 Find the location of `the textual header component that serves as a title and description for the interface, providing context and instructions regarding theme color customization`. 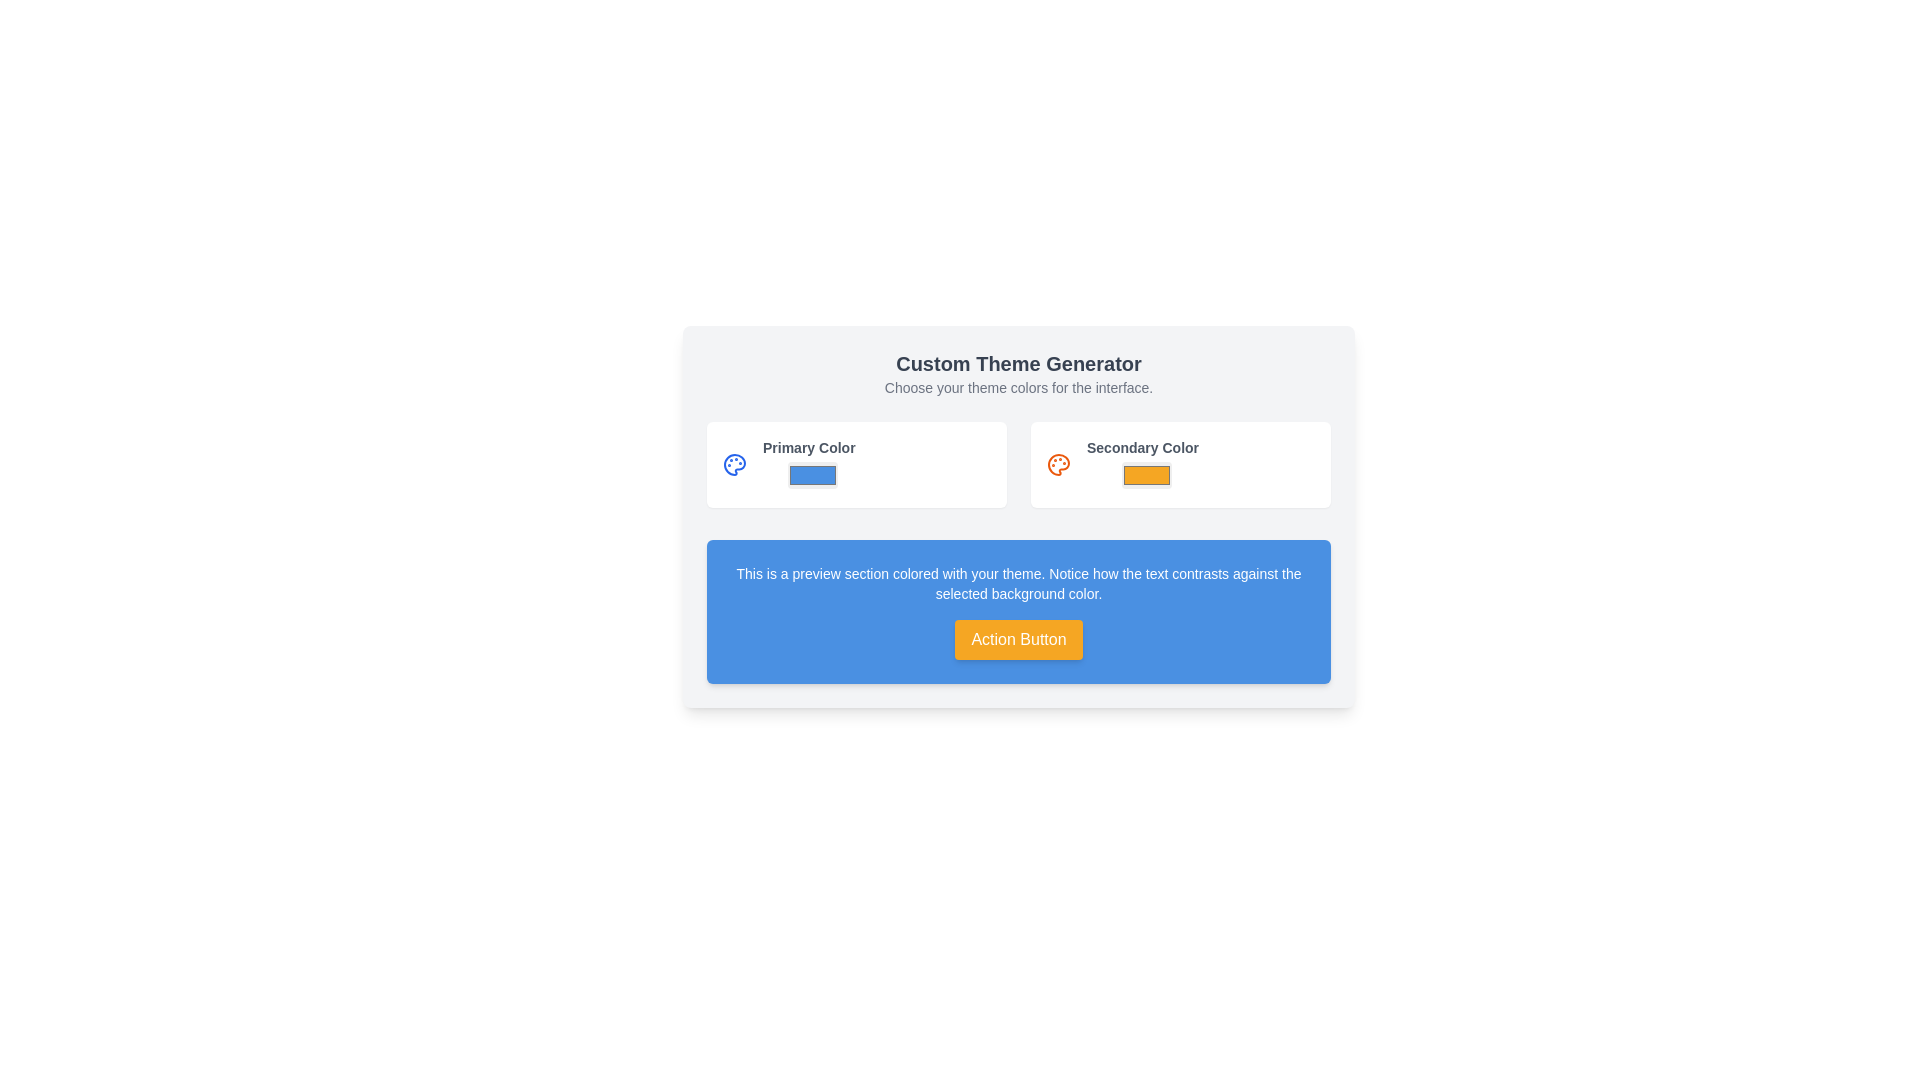

the textual header component that serves as a title and description for the interface, providing context and instructions regarding theme color customization is located at coordinates (1018, 374).